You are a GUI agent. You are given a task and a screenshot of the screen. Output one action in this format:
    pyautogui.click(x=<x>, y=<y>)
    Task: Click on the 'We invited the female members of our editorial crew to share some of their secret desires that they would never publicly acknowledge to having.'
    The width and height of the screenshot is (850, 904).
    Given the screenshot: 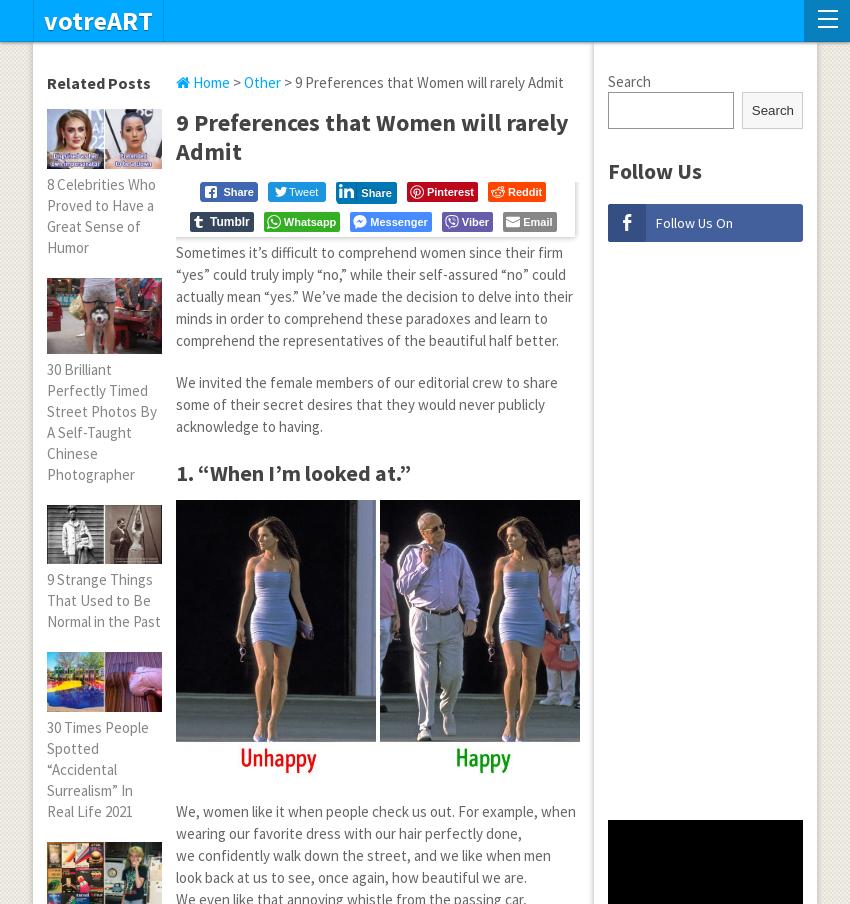 What is the action you would take?
    pyautogui.click(x=175, y=403)
    